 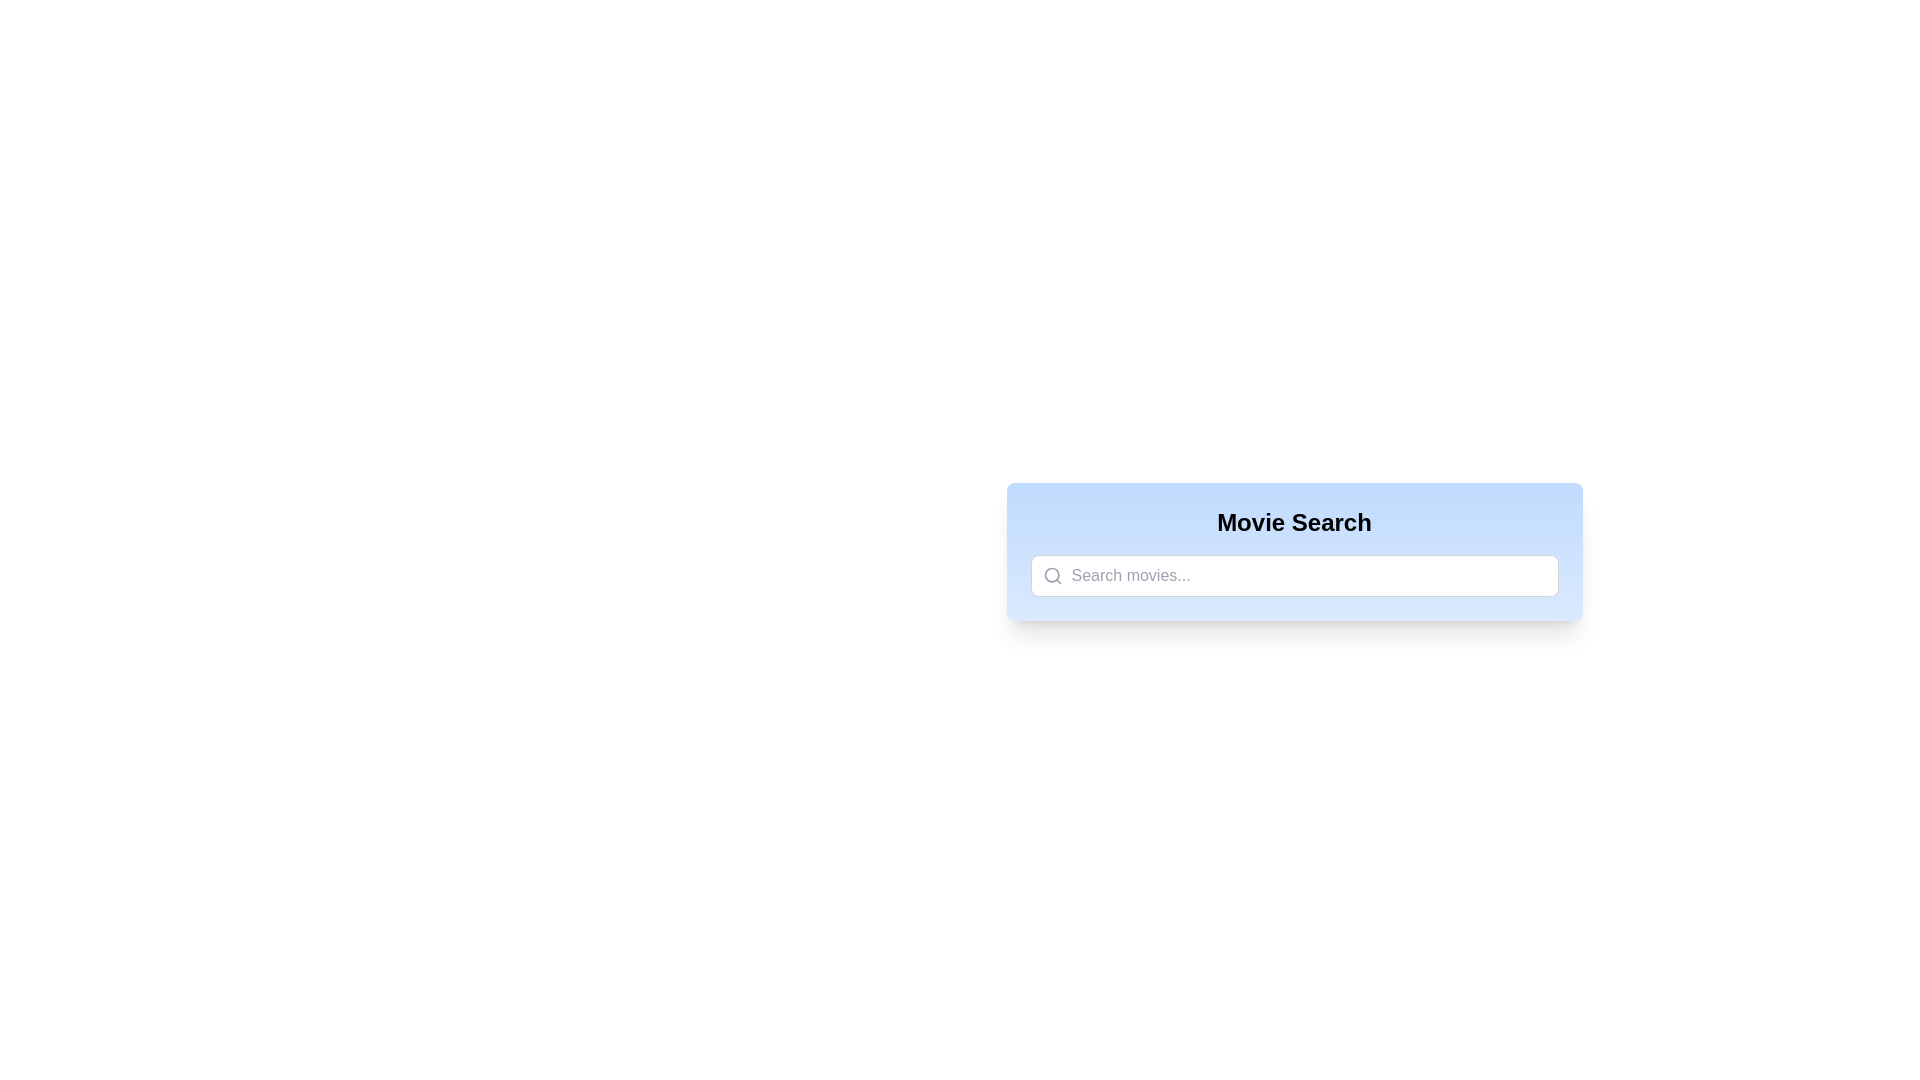 What do you see at coordinates (1051, 575) in the screenshot?
I see `the decorative icon associated with the search functionality, located to the left of the input field with the placeholder text 'Search movies...'` at bounding box center [1051, 575].